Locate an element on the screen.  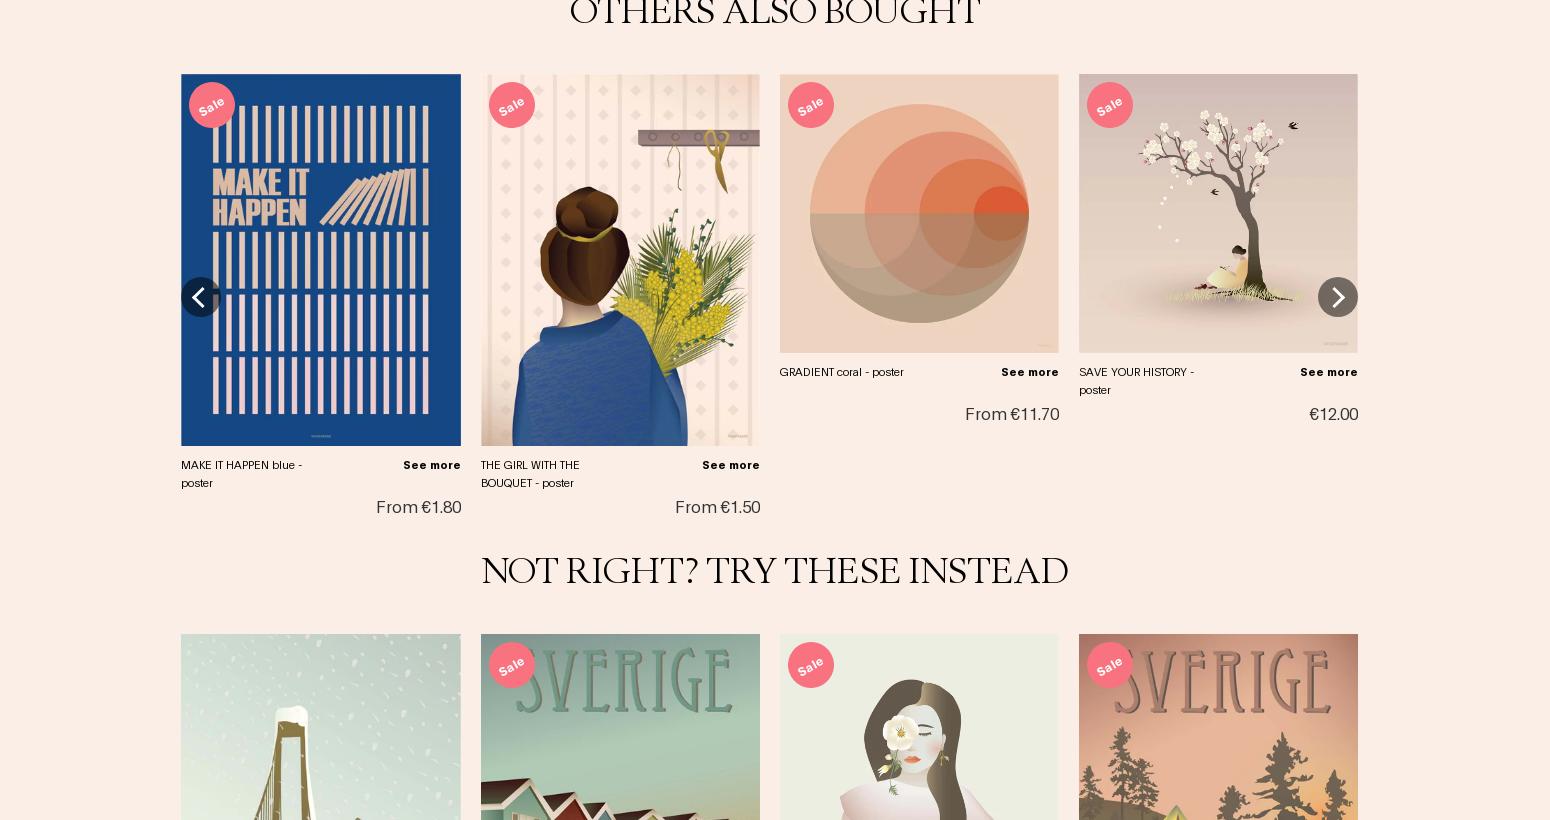
'MAKE IT HAPPEN blue - poster' is located at coordinates (241, 471).